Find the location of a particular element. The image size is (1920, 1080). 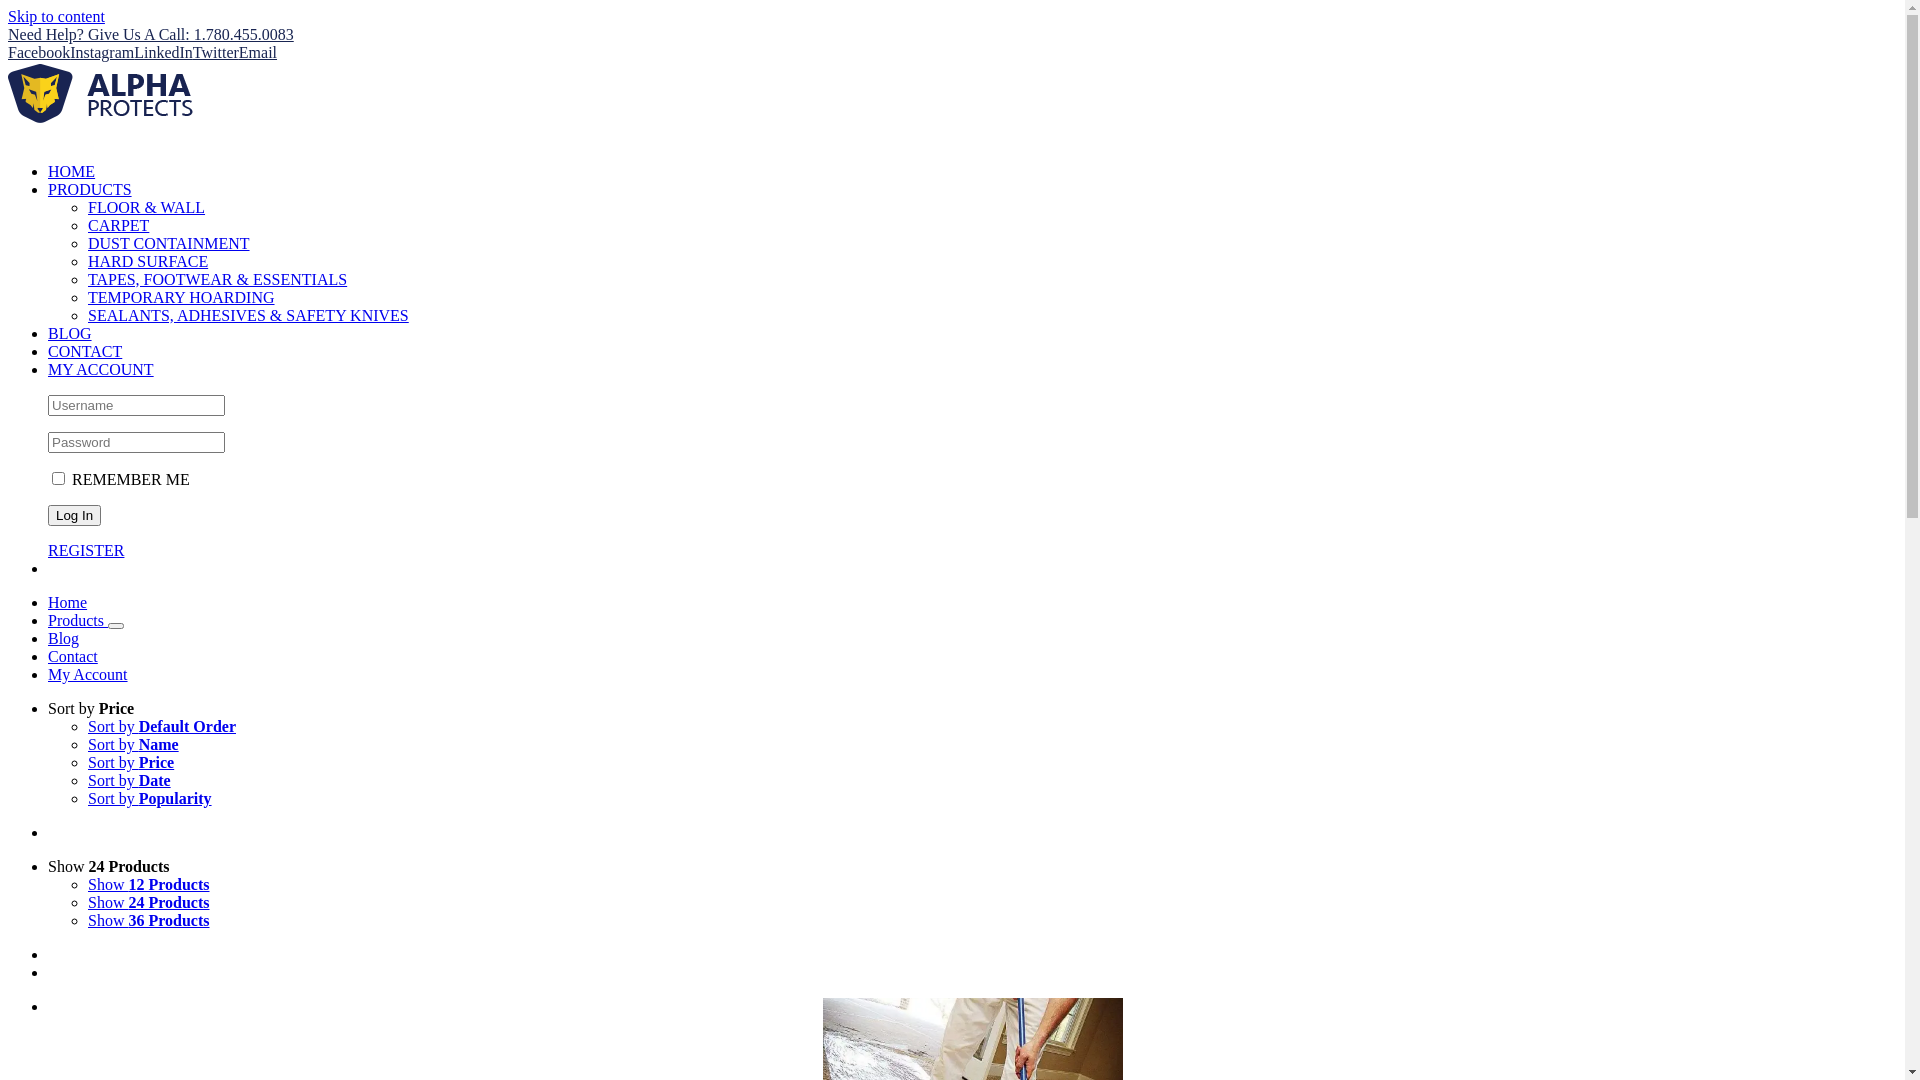

'CONTACT' is located at coordinates (84, 350).